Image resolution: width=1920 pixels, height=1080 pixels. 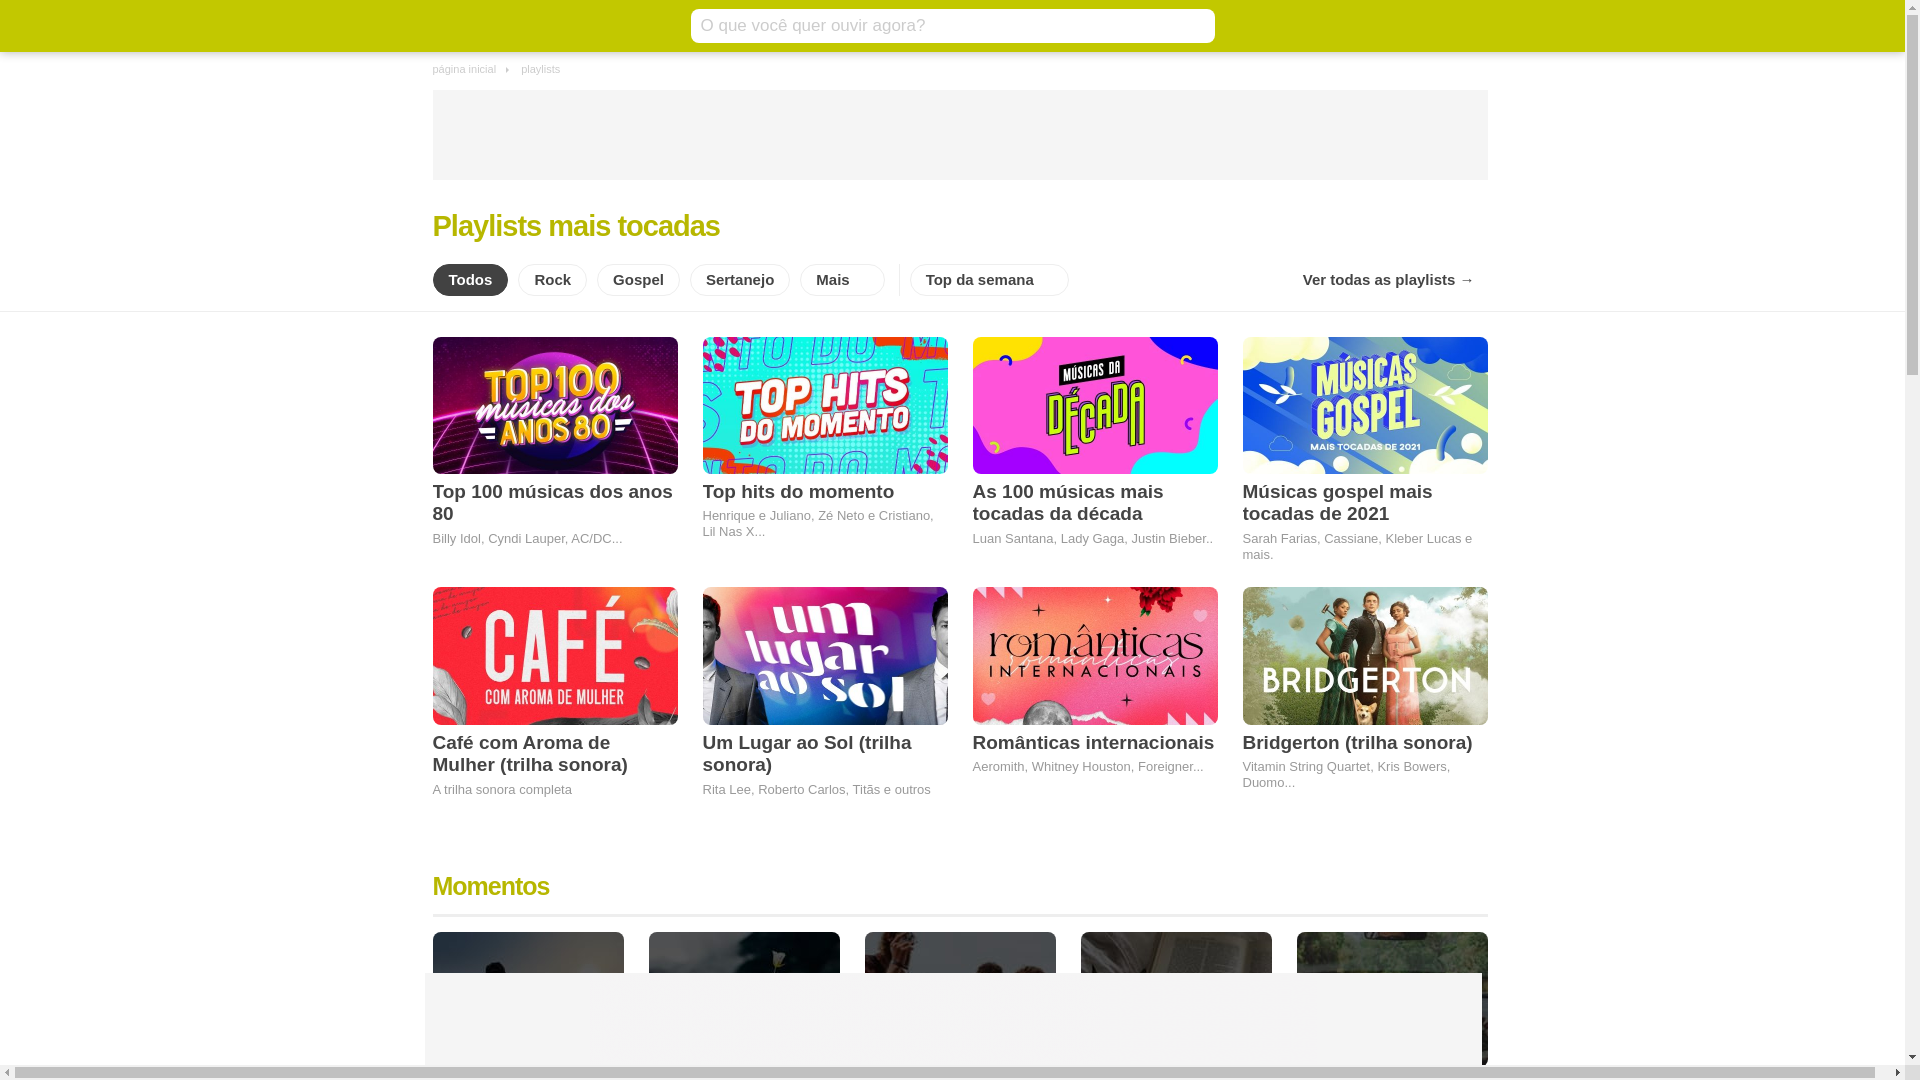 What do you see at coordinates (527, 999) in the screenshot?
I see `'Descansar'` at bounding box center [527, 999].